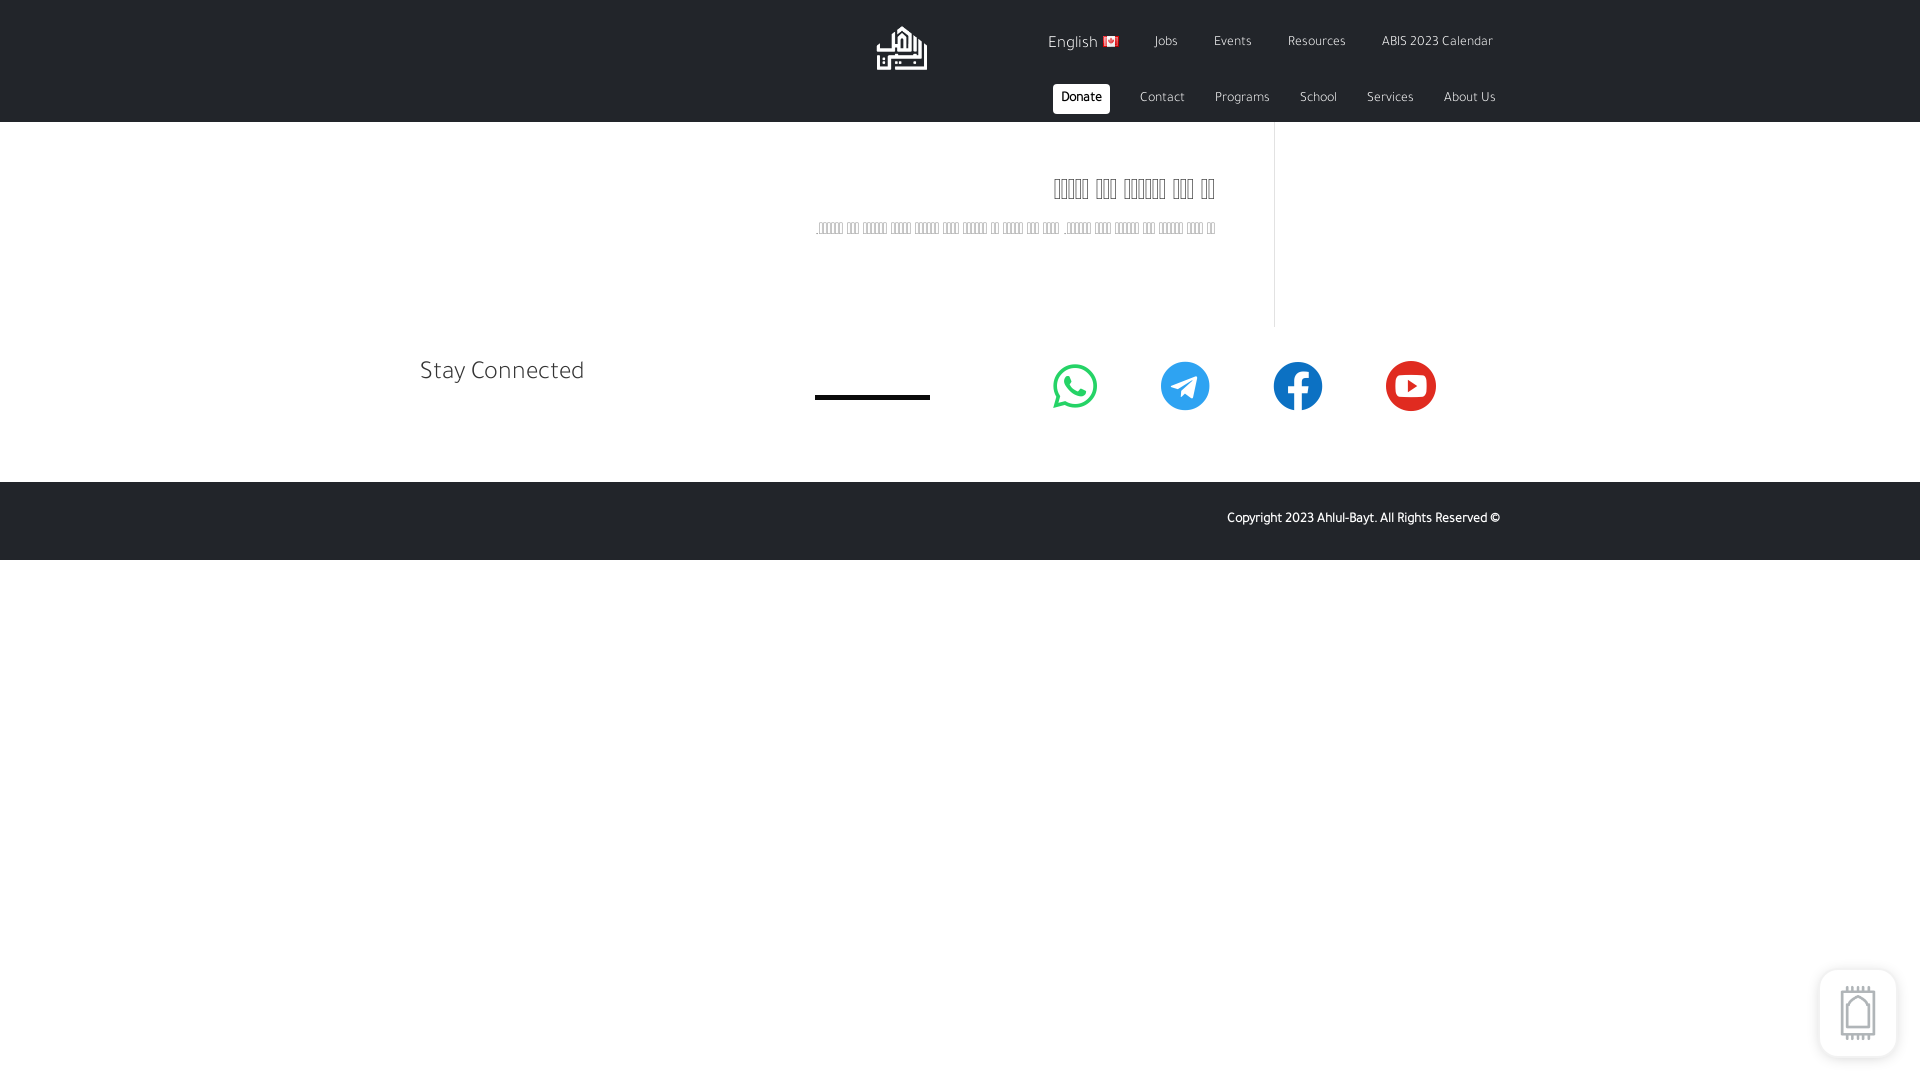  Describe the element at coordinates (1155, 43) in the screenshot. I see `'Jobs'` at that location.